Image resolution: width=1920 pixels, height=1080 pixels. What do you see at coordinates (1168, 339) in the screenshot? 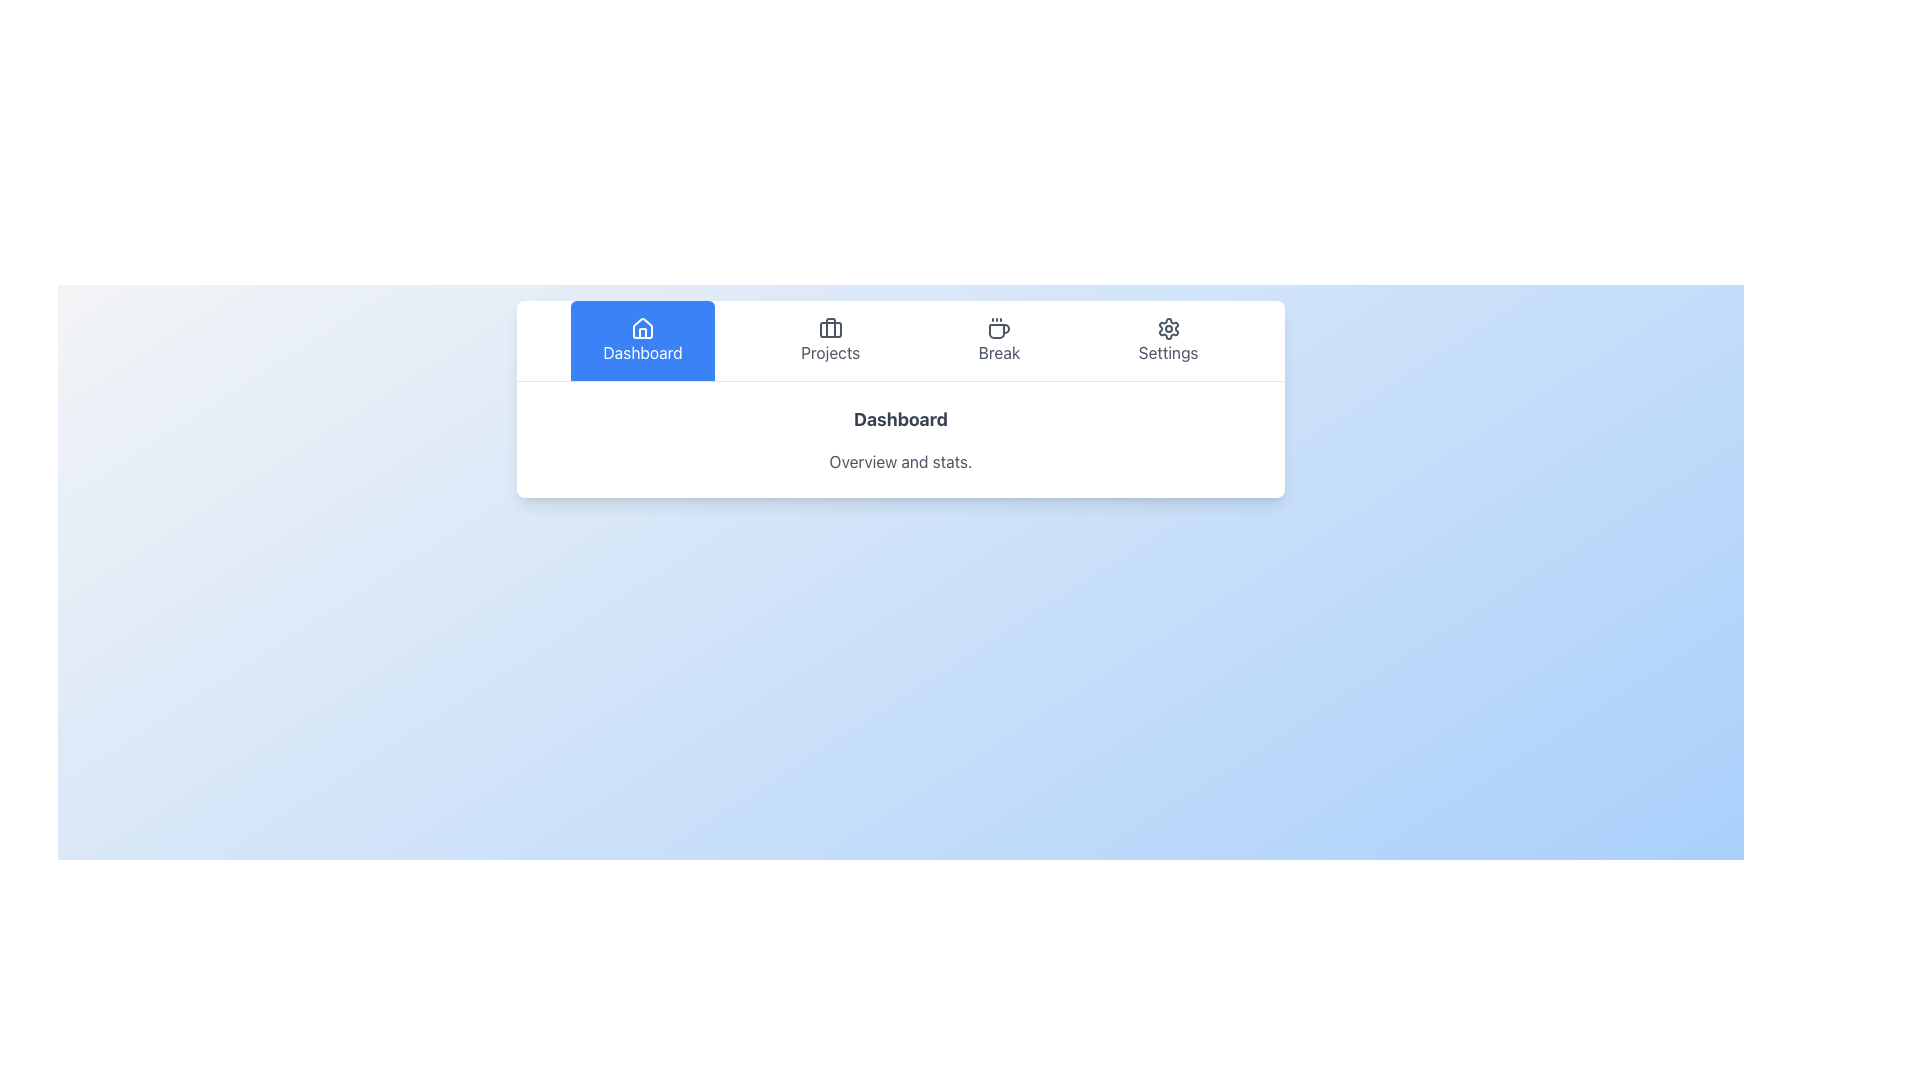
I see `the 'Settings' tab styled button, which features a gear icon above the text 'Settings' and is positioned at the far right of the navigation bar` at bounding box center [1168, 339].